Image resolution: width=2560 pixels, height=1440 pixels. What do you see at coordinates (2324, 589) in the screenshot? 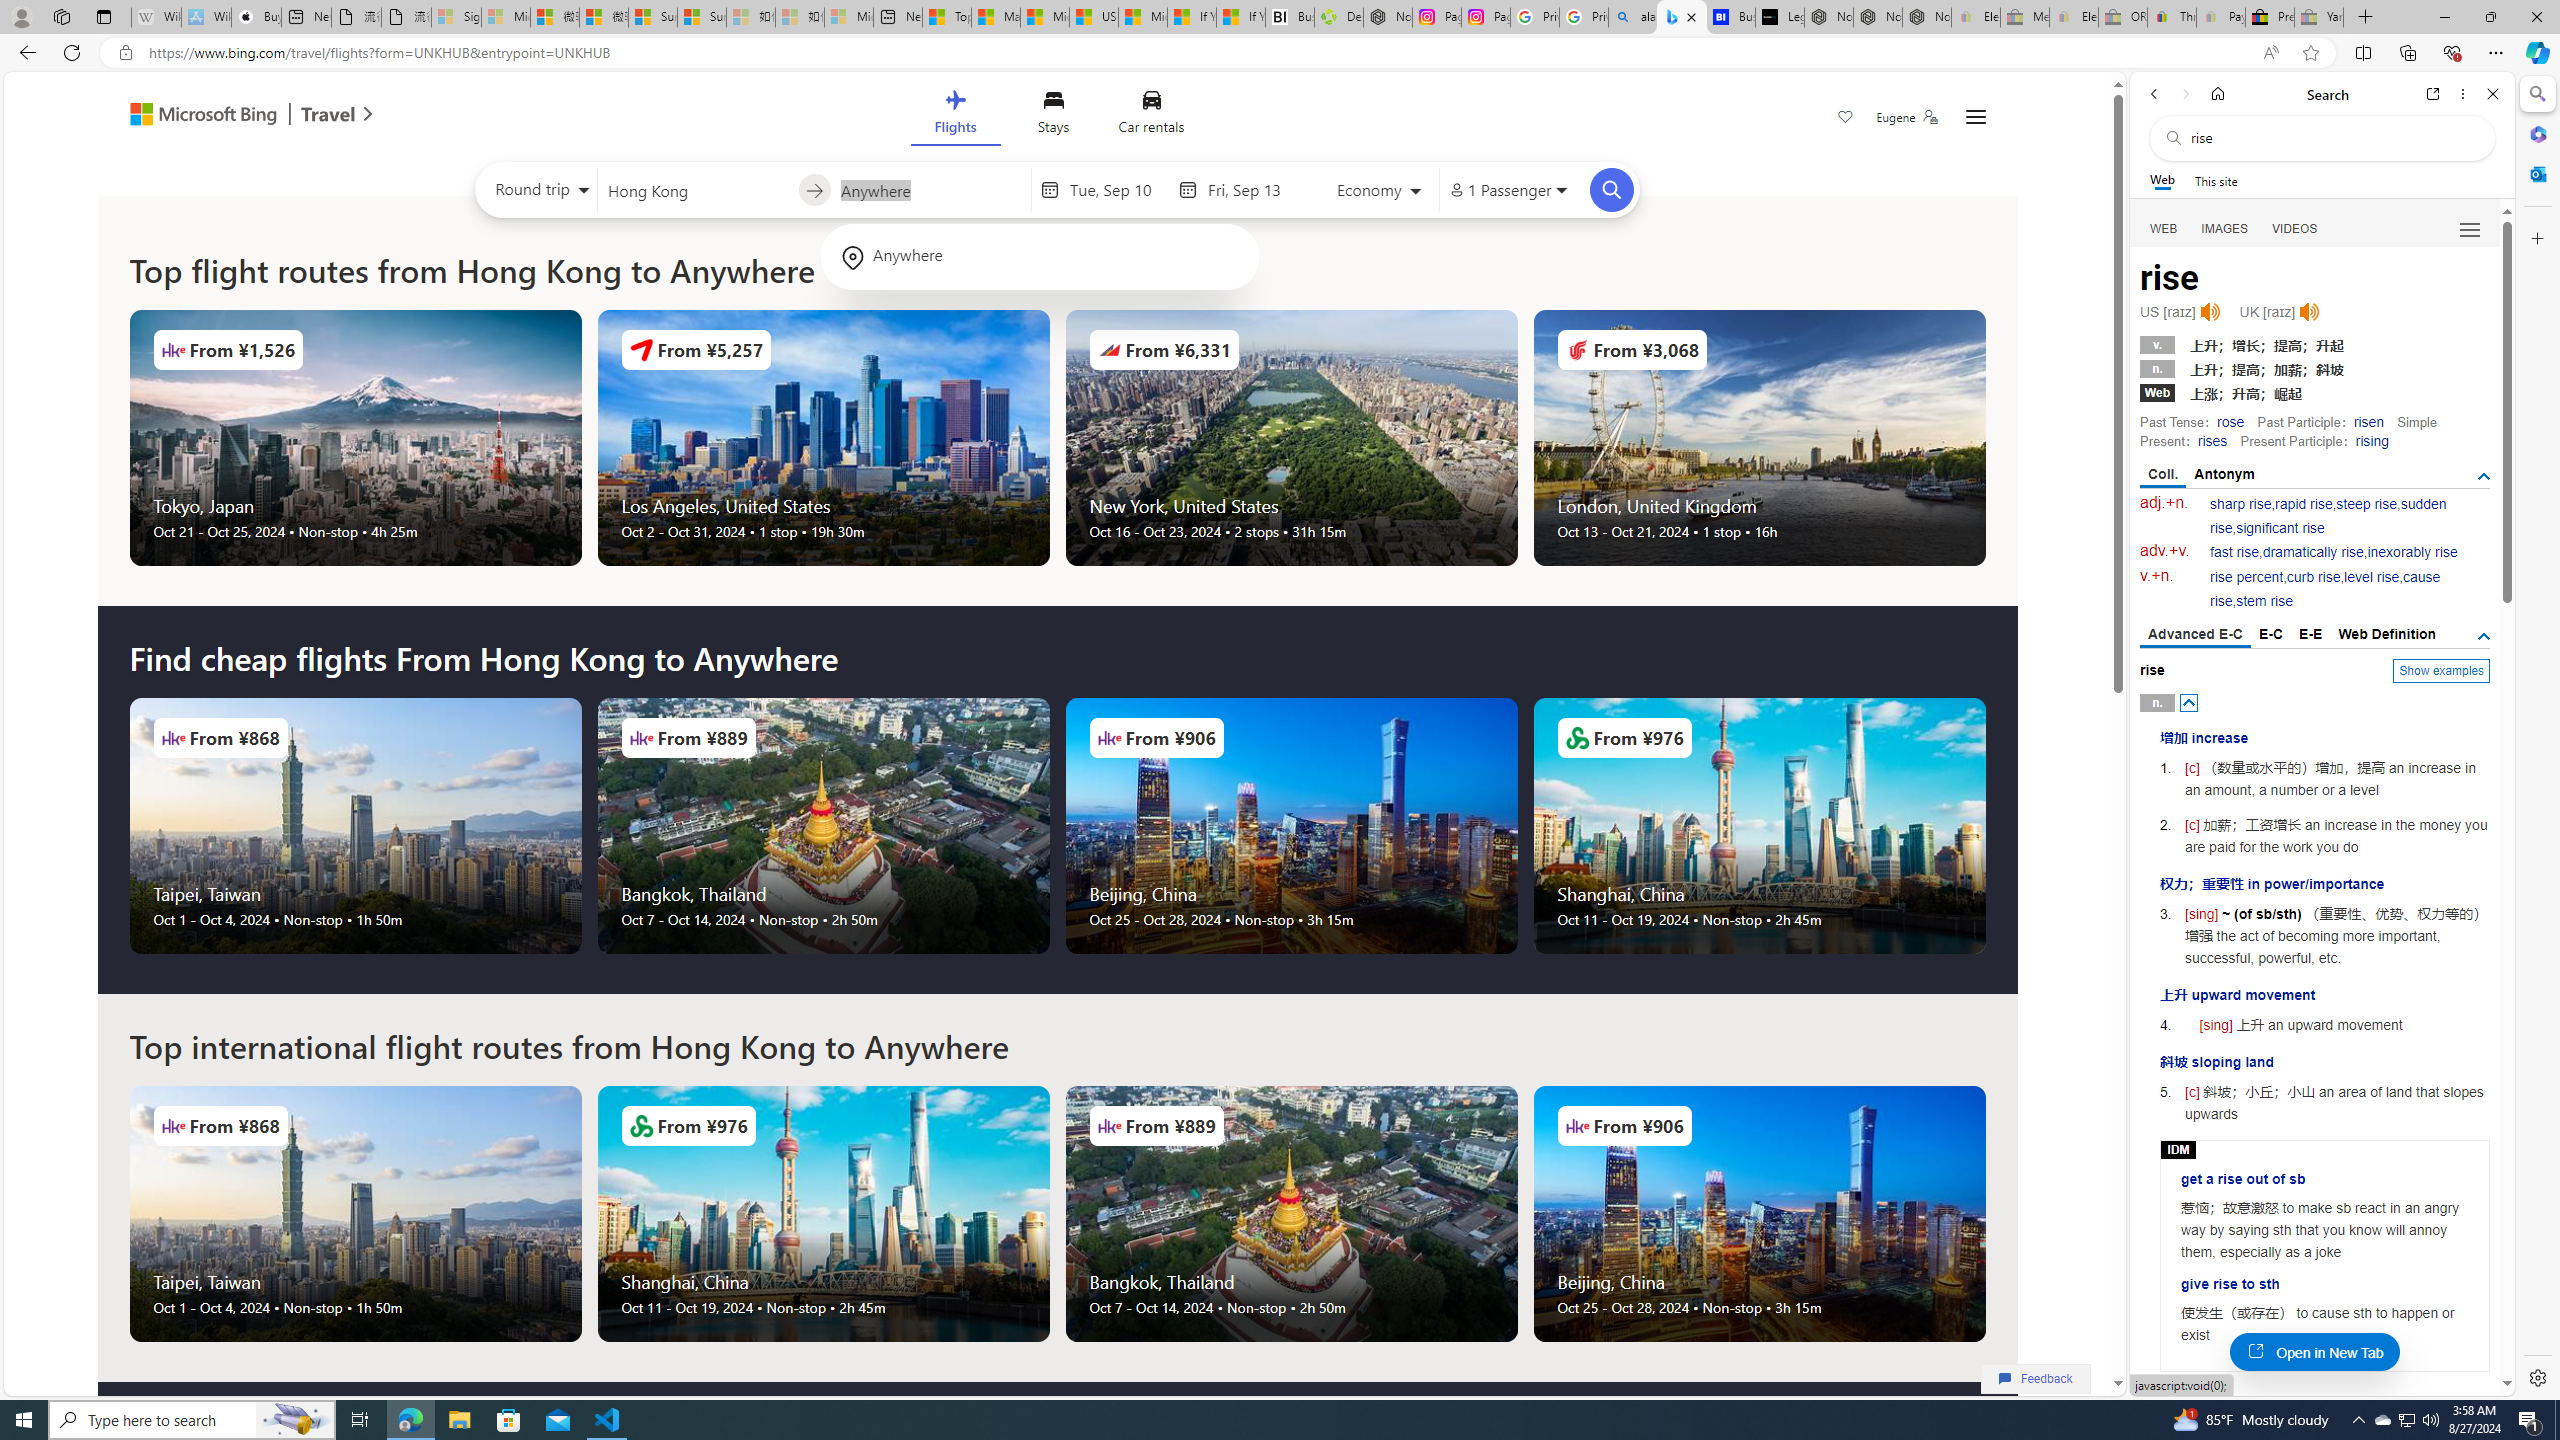
I see `'cause rise'` at bounding box center [2324, 589].